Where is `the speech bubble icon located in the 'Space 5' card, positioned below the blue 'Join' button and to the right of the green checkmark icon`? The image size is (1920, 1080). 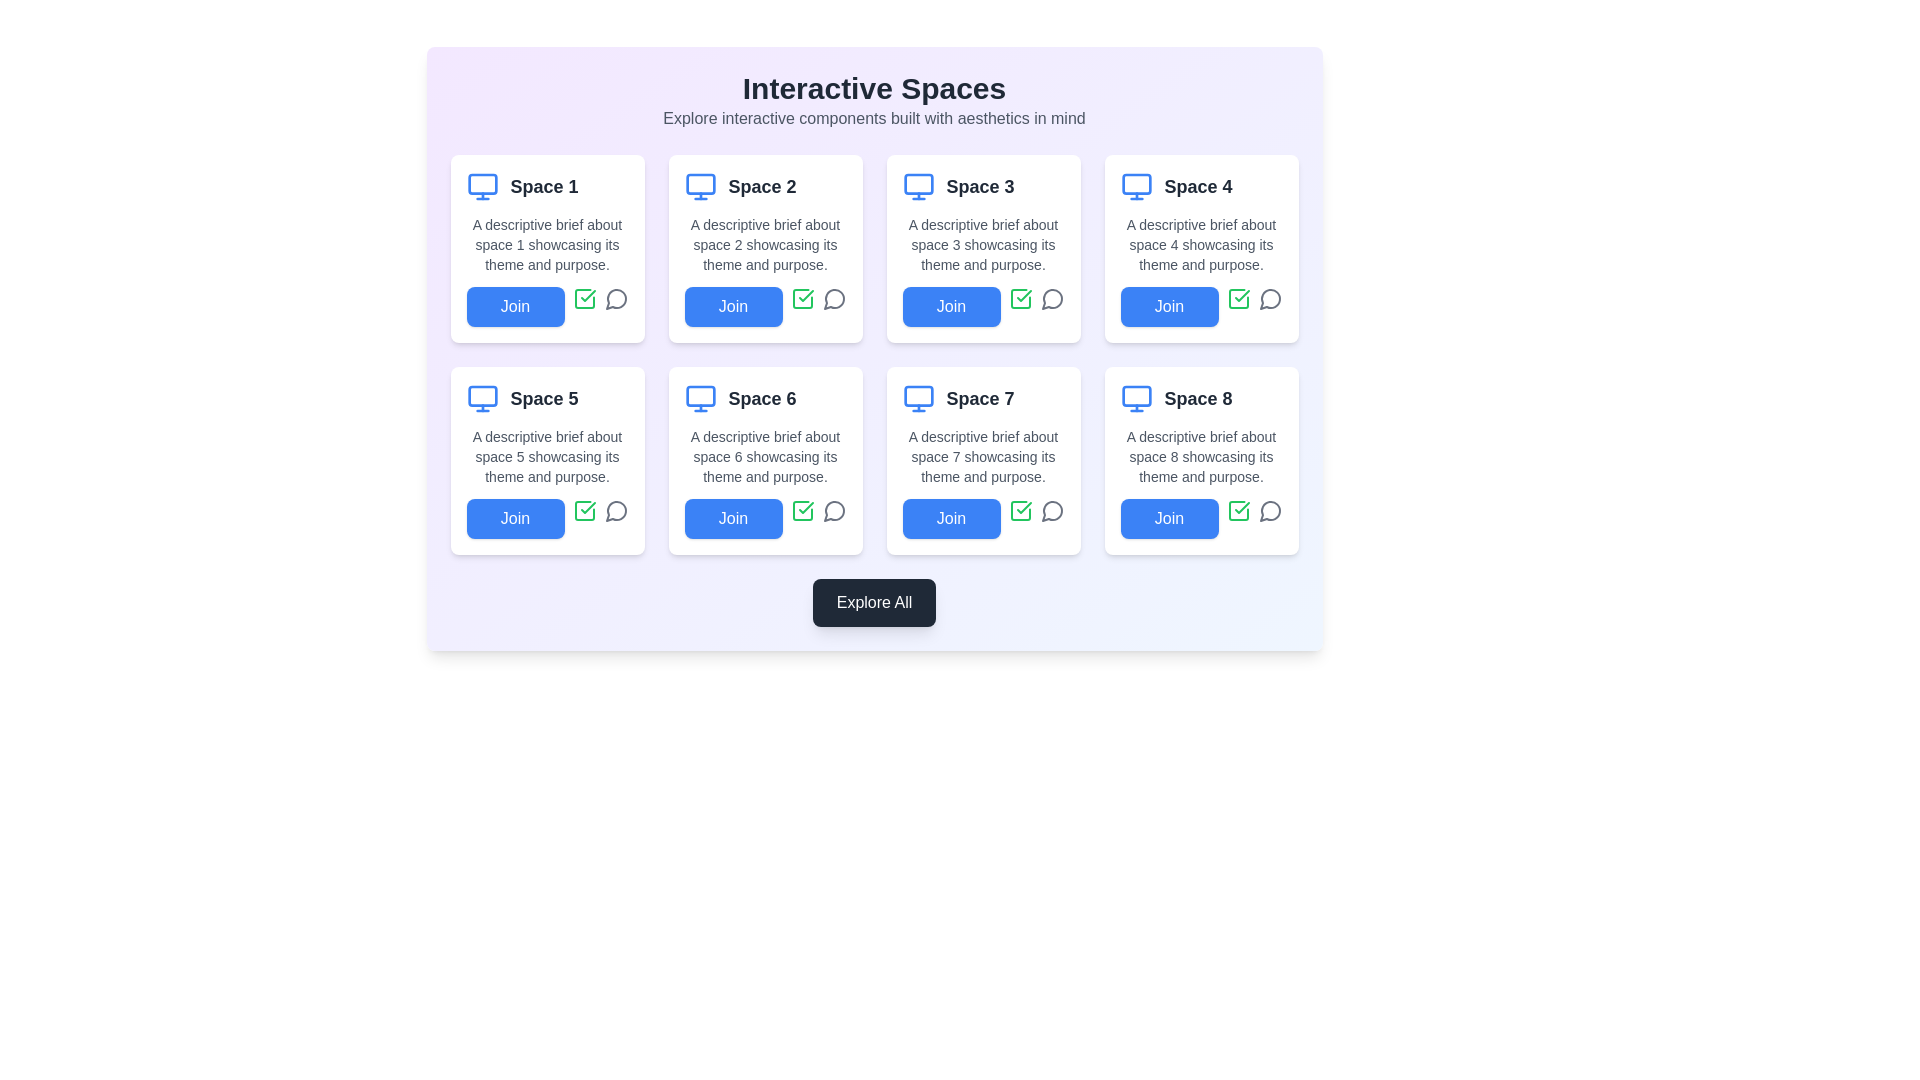 the speech bubble icon located in the 'Space 5' card, positioned below the blue 'Join' button and to the right of the green checkmark icon is located at coordinates (615, 509).